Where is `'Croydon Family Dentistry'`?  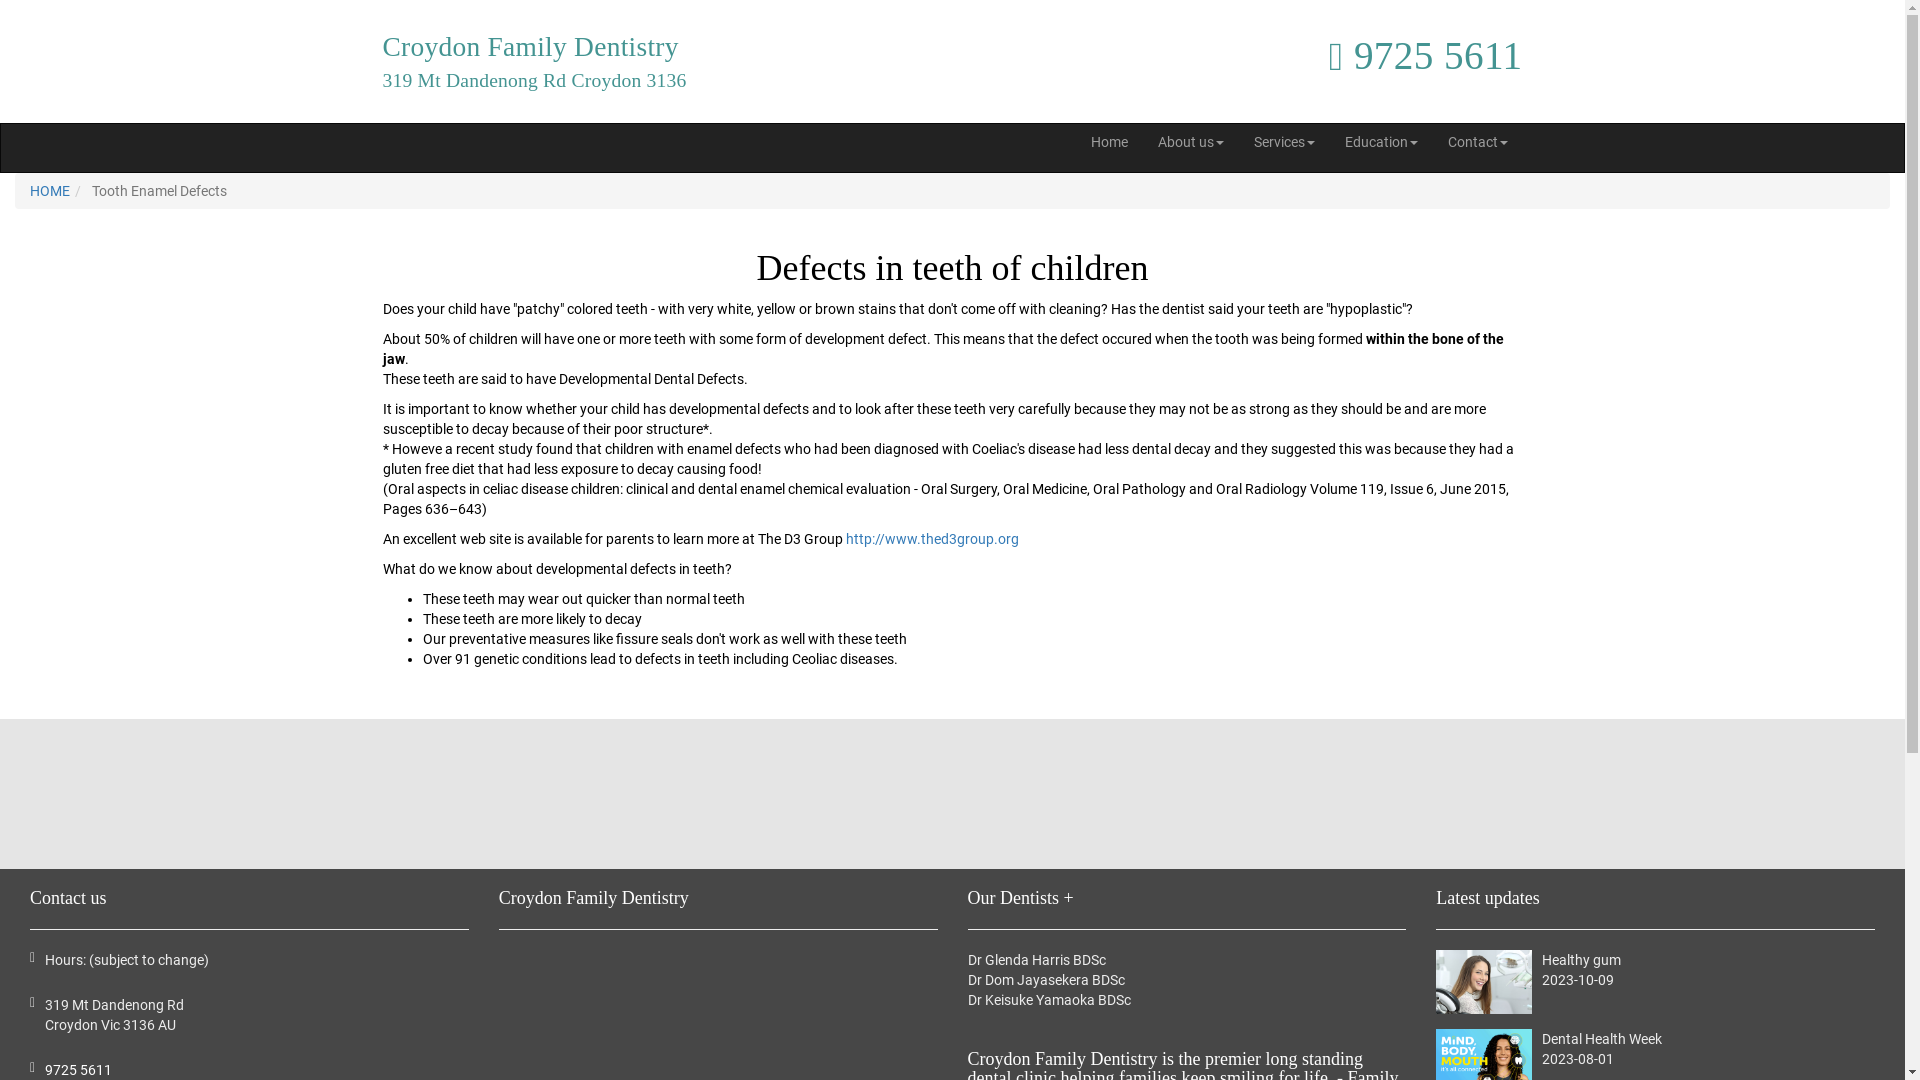 'Croydon Family Dentistry' is located at coordinates (529, 45).